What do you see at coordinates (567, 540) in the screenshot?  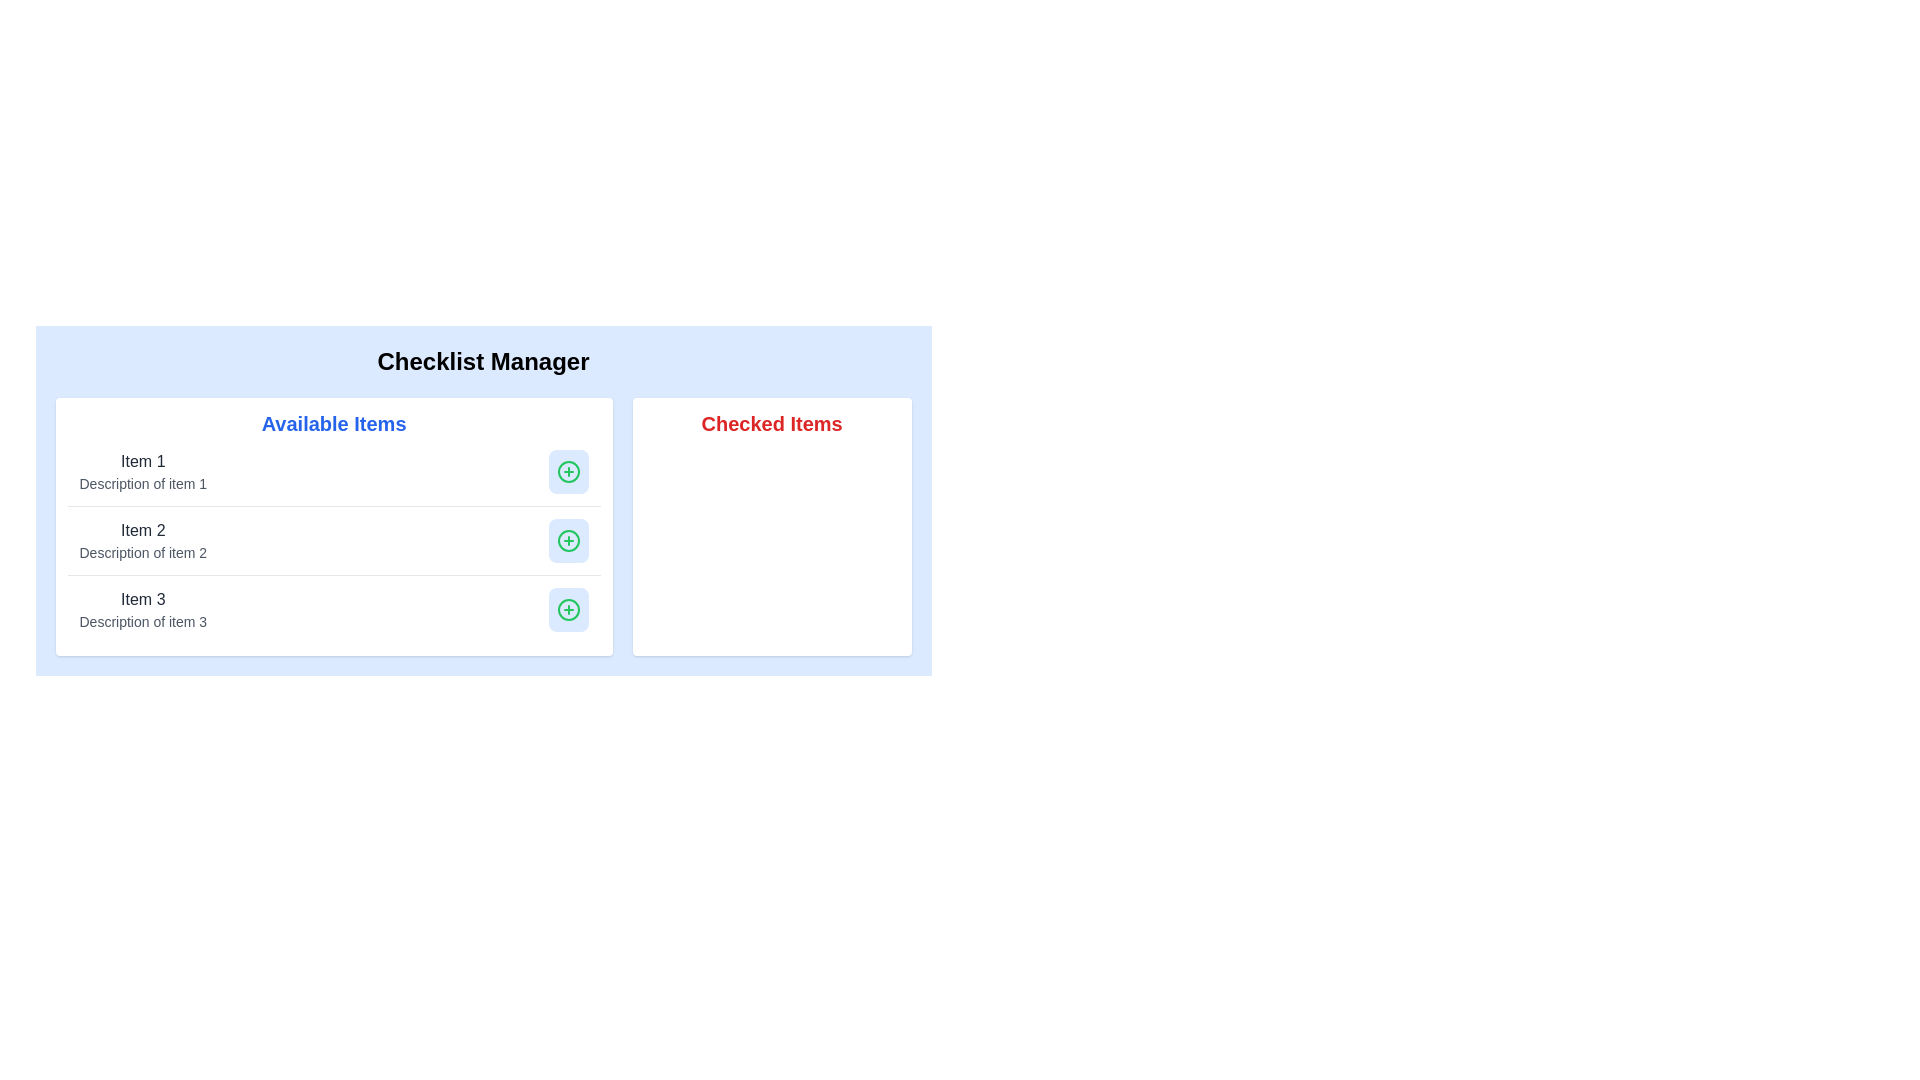 I see `the green circle with a plus sign button in the 'Available Items' section, located to the right of 'Item 3 Description of item 3'` at bounding box center [567, 540].